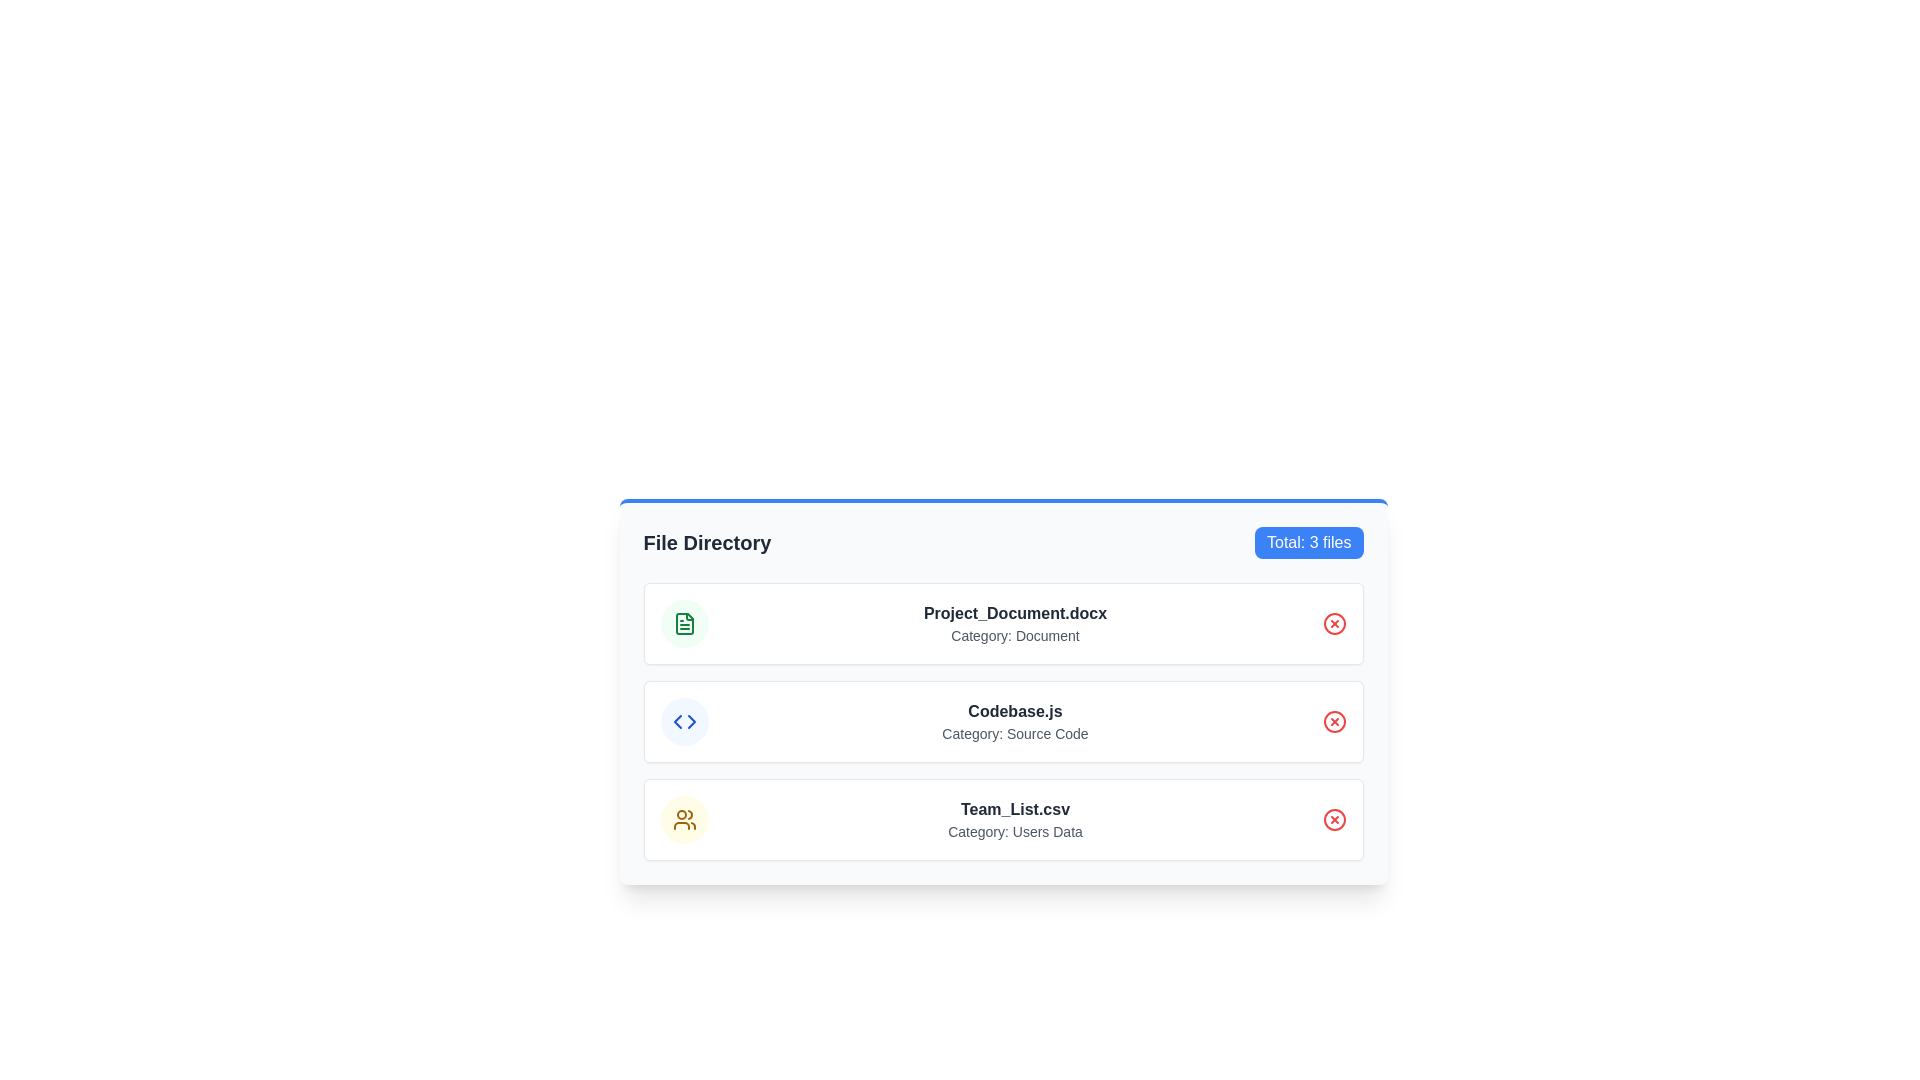 This screenshot has width=1920, height=1080. Describe the element at coordinates (1309, 543) in the screenshot. I see `the blue button displaying 'Total: 3 files', which is located on the right side of the 'File Directory' text and serves as a header for the file list` at that location.